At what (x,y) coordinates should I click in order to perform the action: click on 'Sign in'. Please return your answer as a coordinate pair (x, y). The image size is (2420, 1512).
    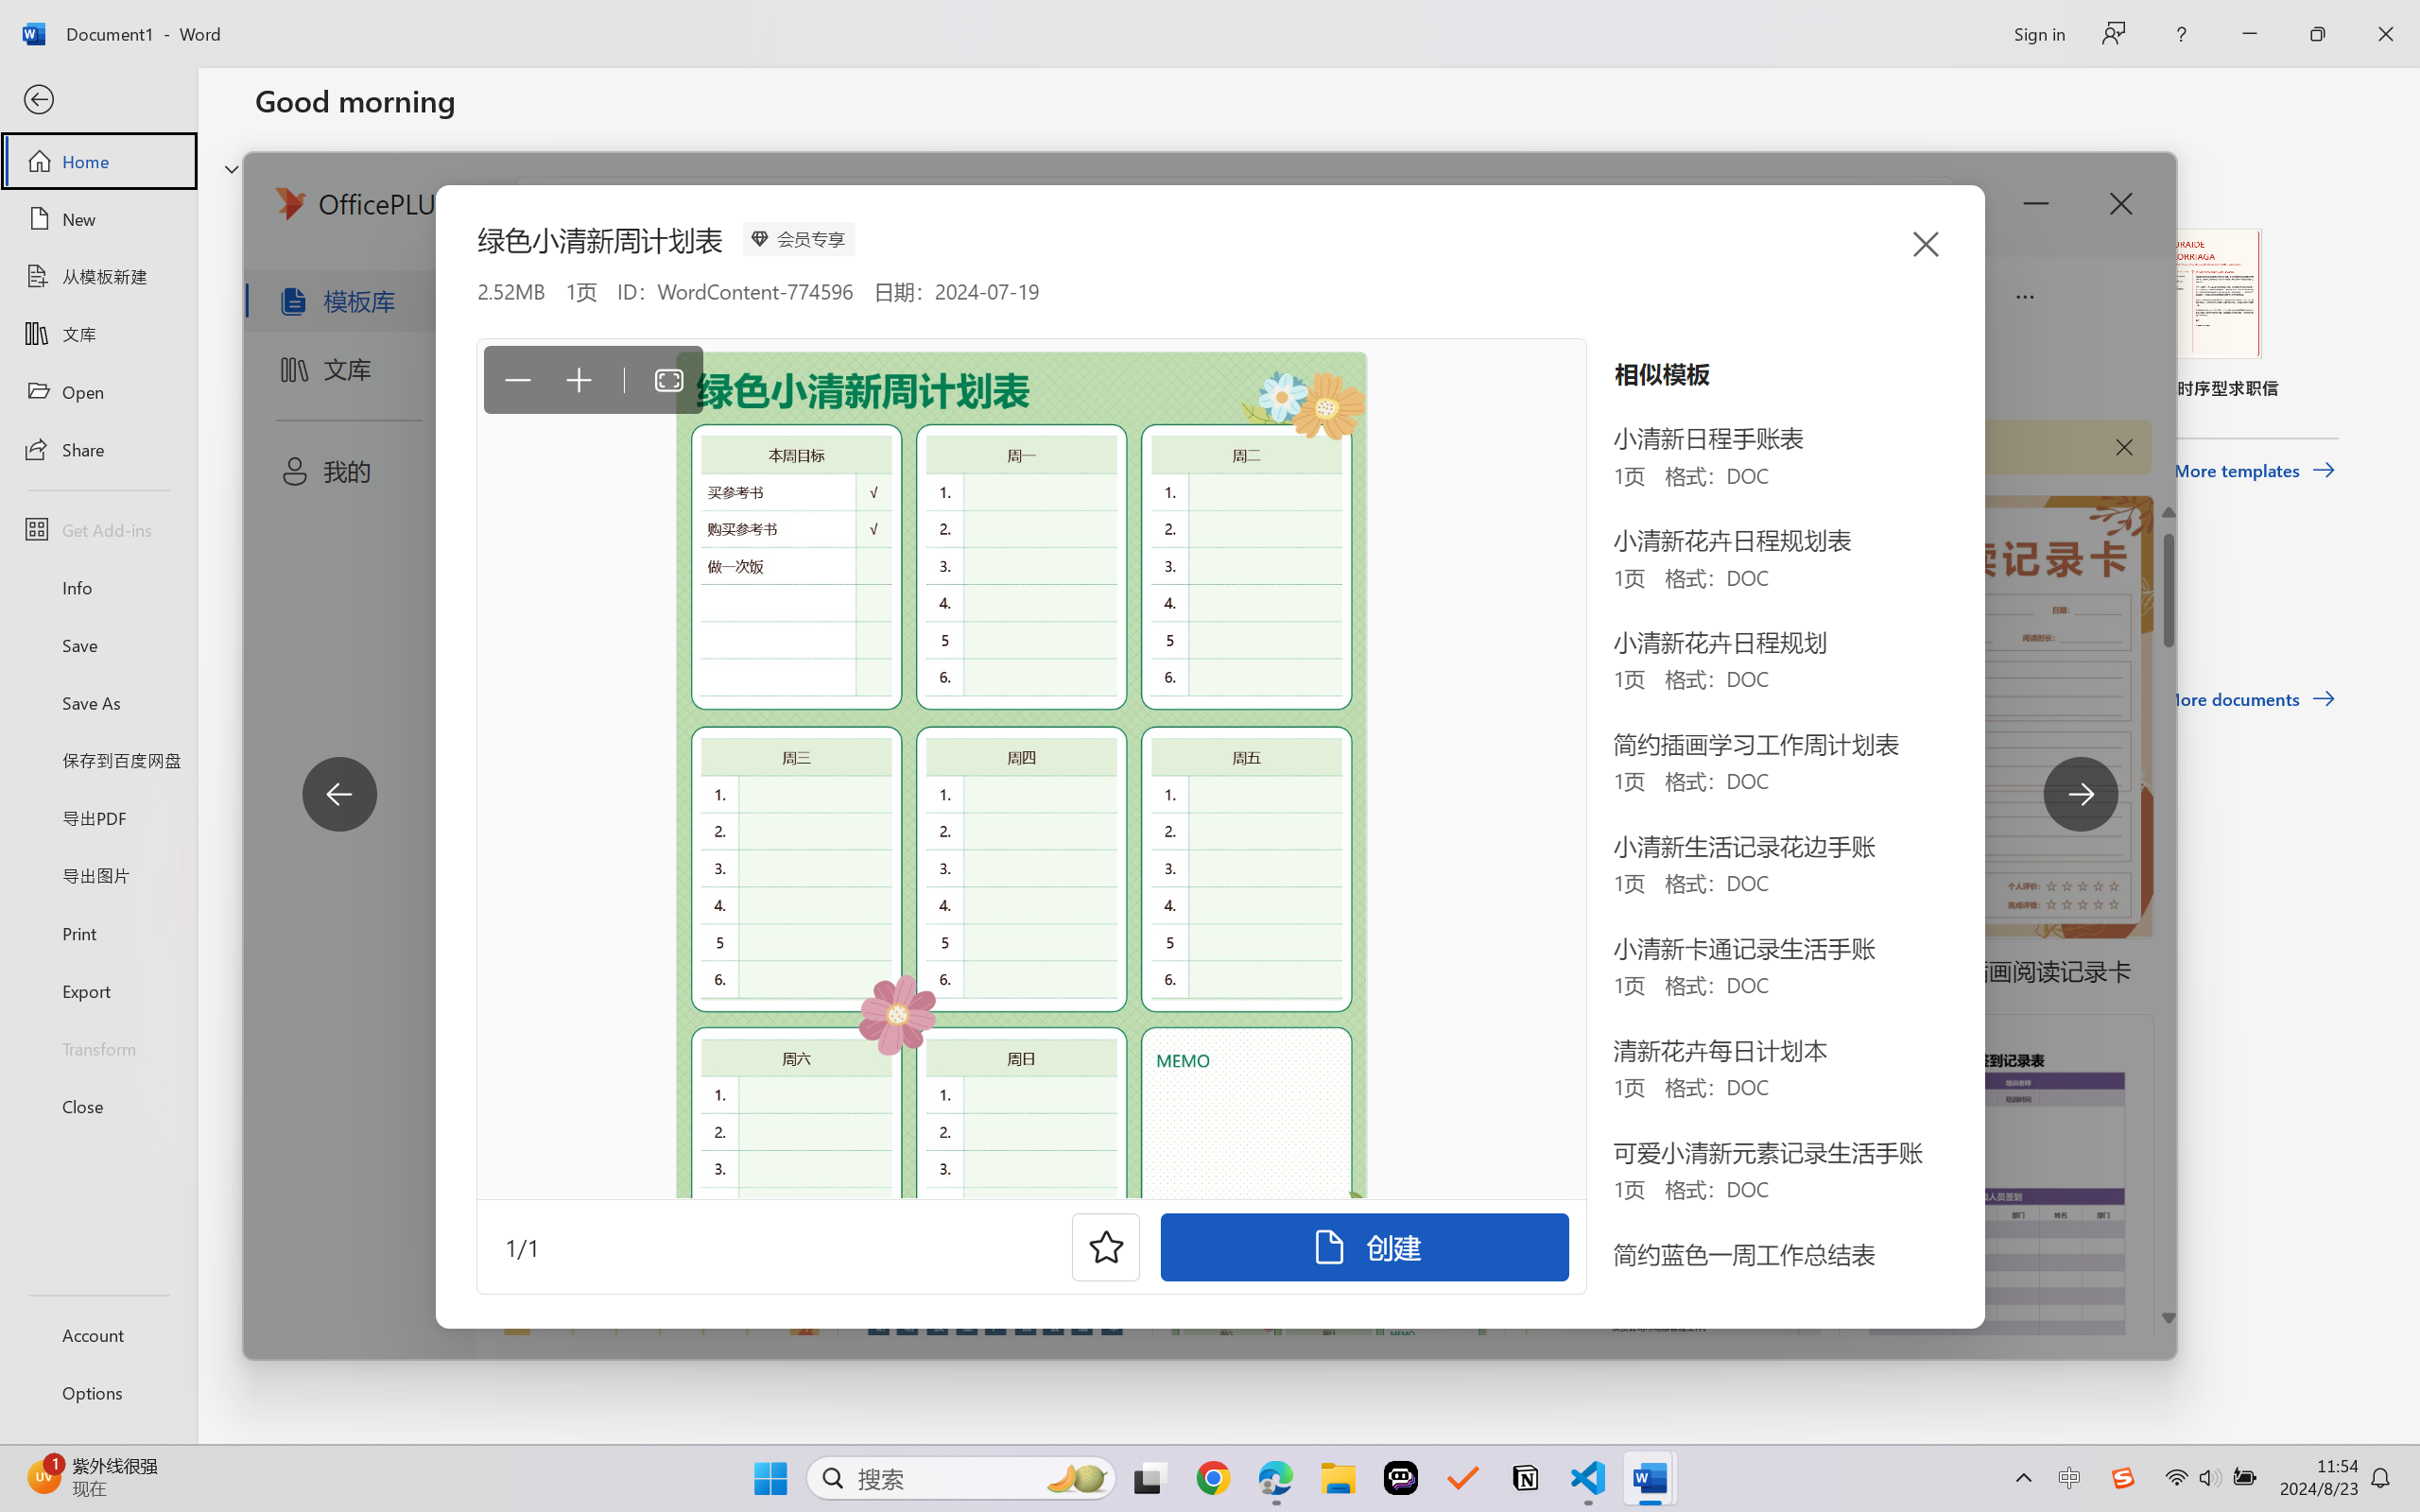
    Looking at the image, I should click on (2037, 33).